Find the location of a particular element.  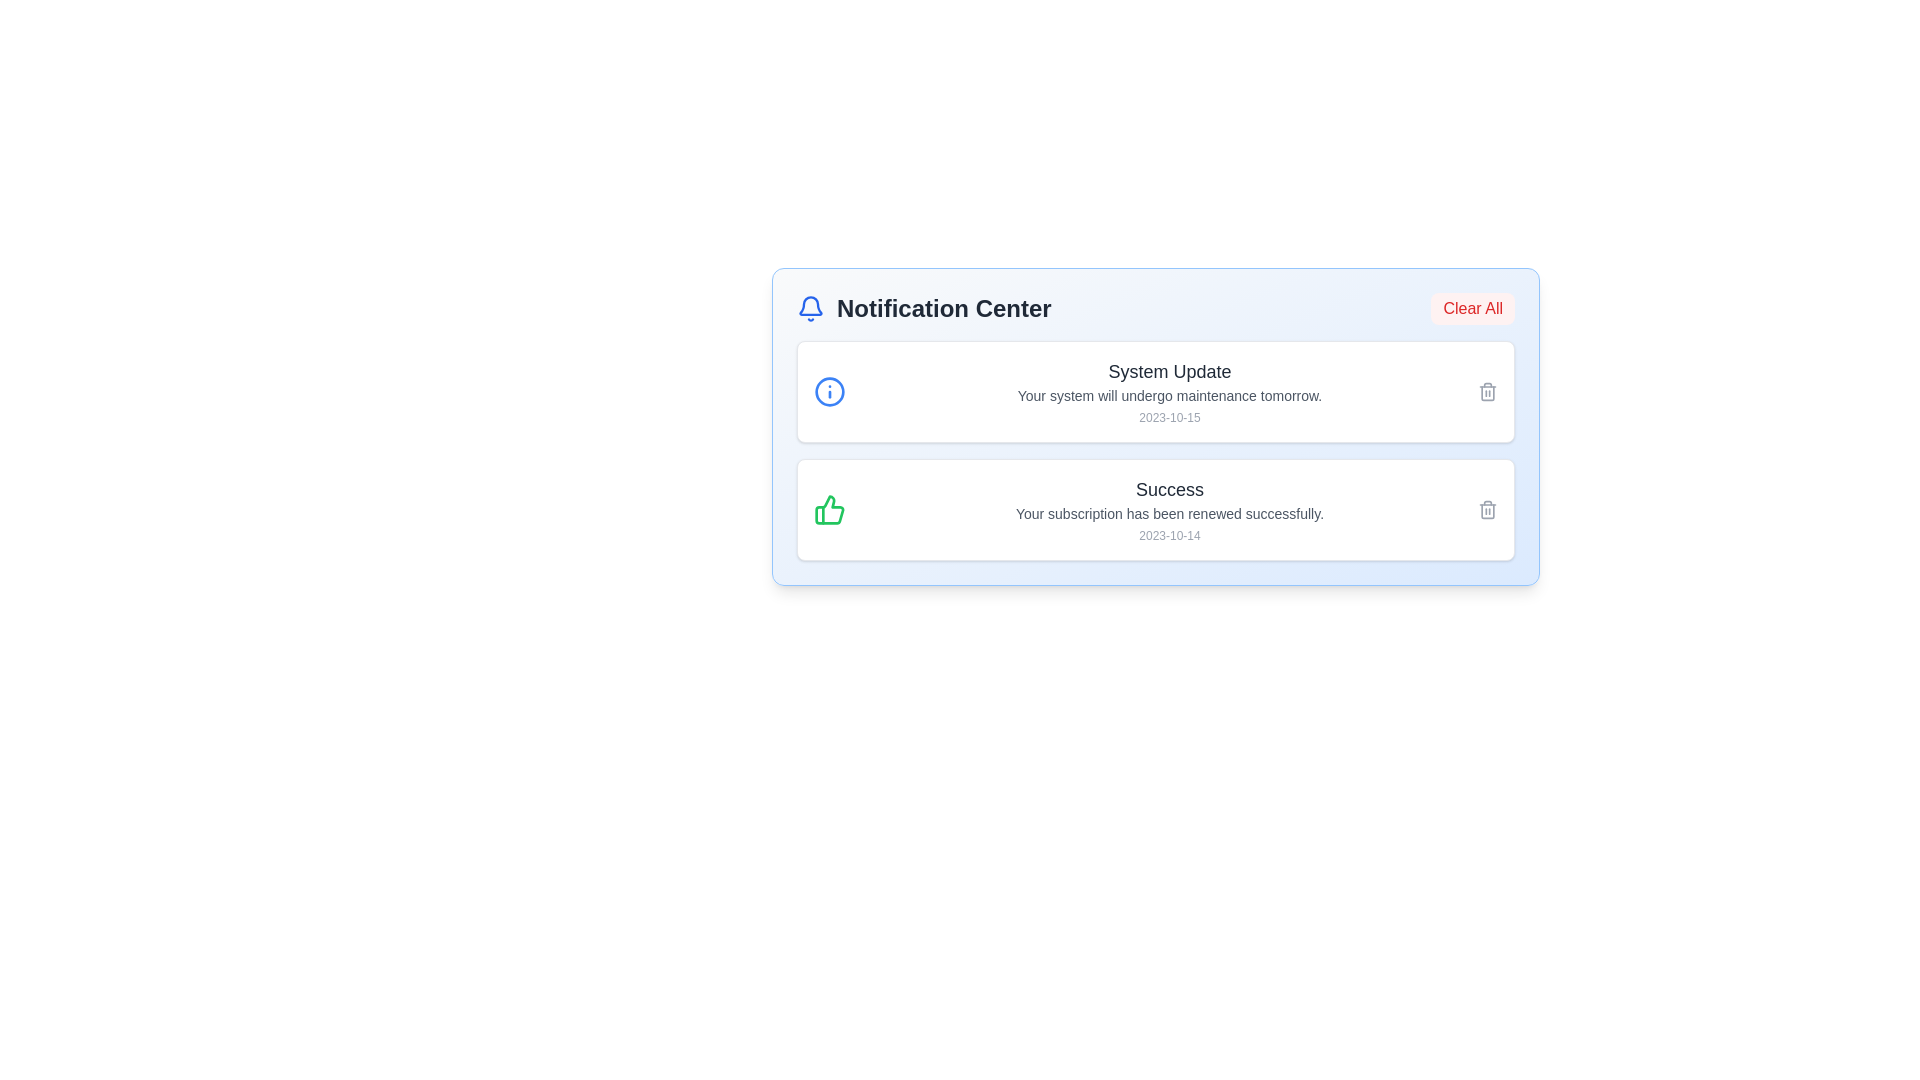

the notification bell icon located in the header of the notification panel to interact with it is located at coordinates (811, 308).